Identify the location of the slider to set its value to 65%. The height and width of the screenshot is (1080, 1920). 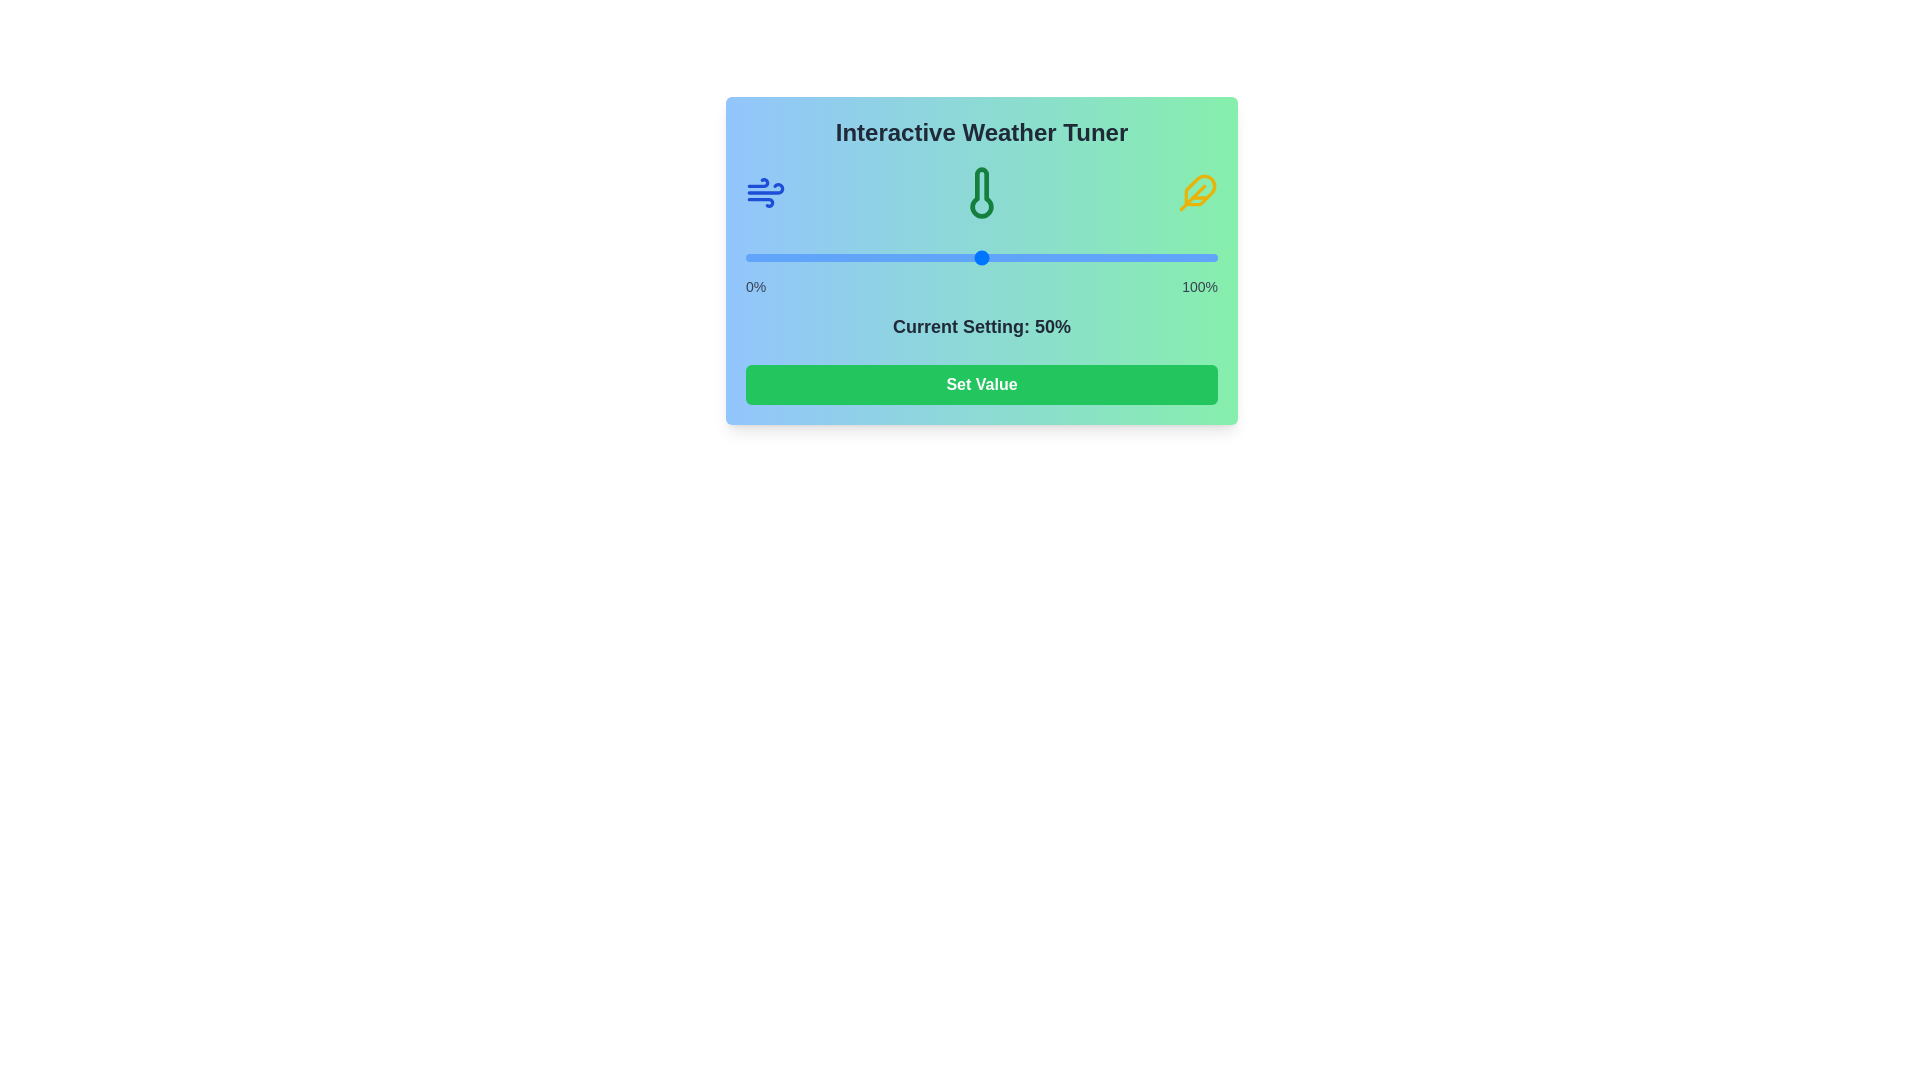
(1051, 257).